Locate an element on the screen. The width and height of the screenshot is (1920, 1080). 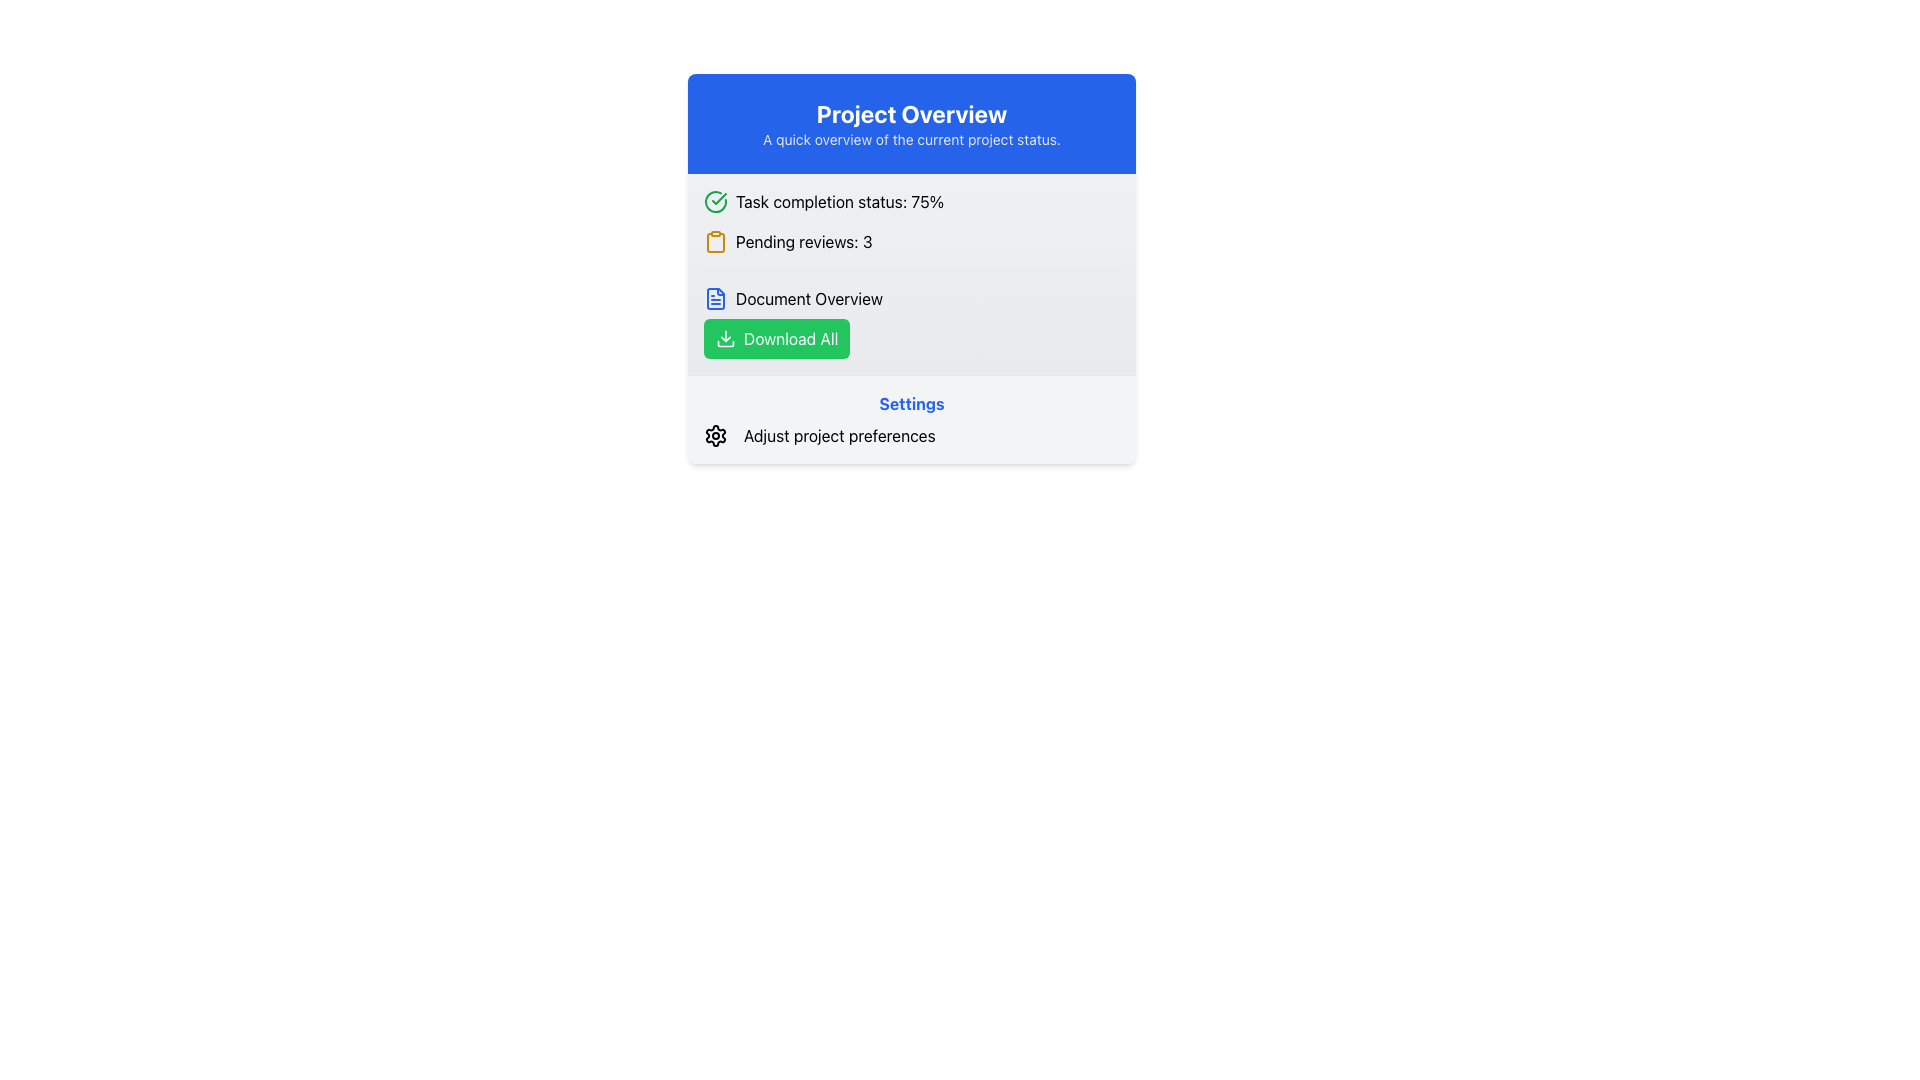
the 'Document Overview' text label, which is displayed in bold black font and aligned with a blue document icon to its left is located at coordinates (809, 299).